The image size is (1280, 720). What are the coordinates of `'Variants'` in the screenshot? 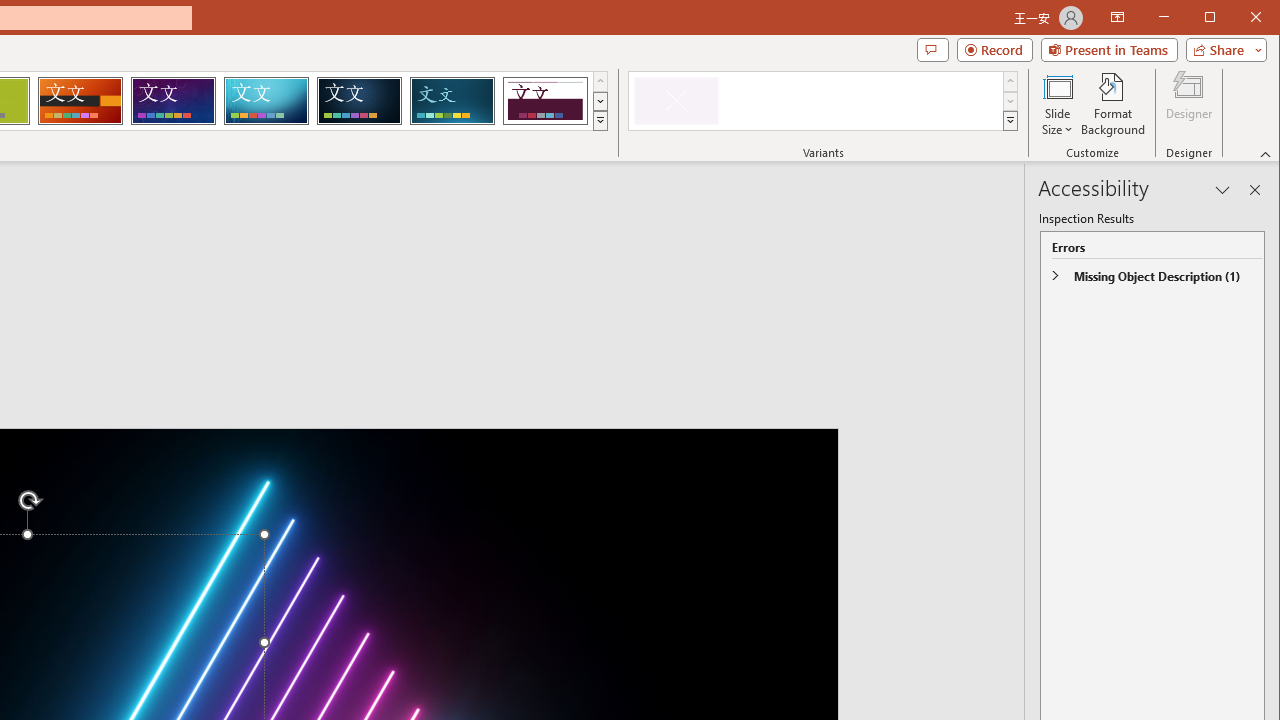 It's located at (1010, 120).